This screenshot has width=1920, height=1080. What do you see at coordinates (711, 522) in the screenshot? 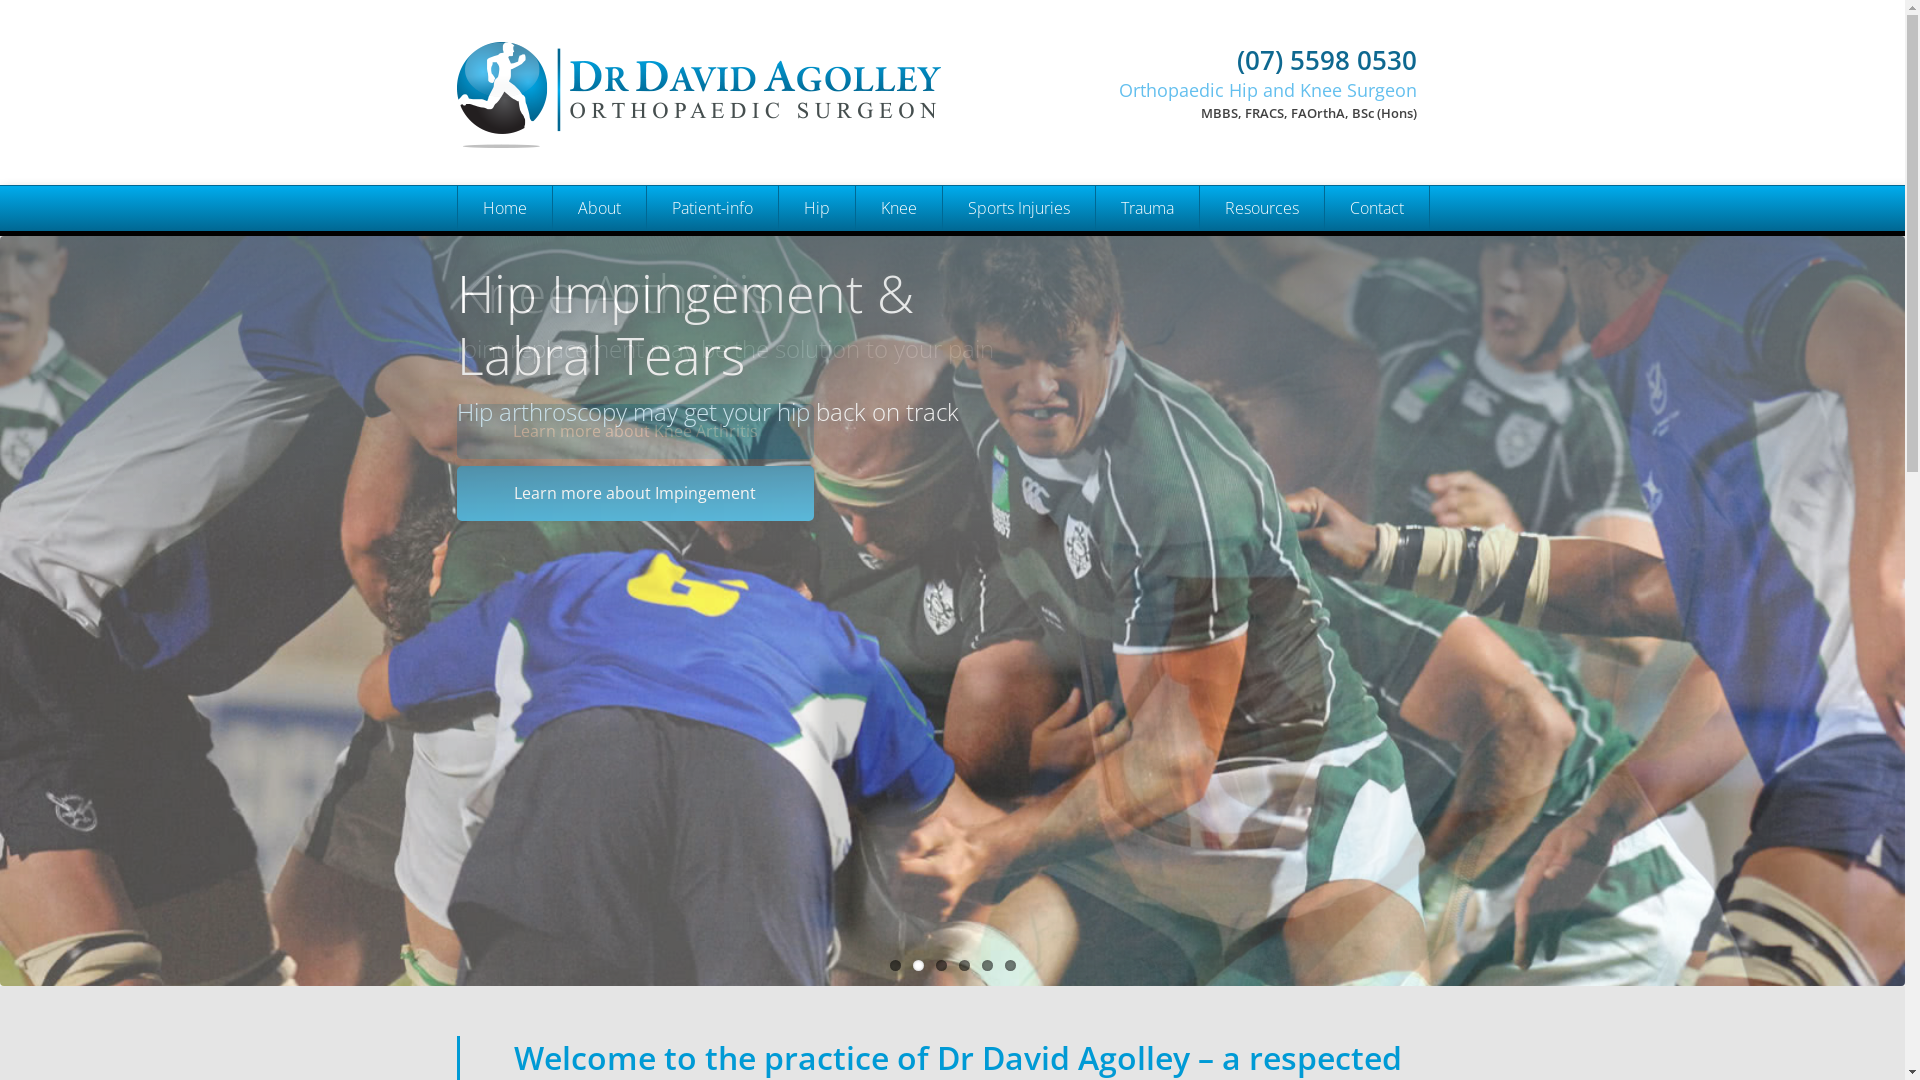
I see `'Planning for surgery'` at bounding box center [711, 522].